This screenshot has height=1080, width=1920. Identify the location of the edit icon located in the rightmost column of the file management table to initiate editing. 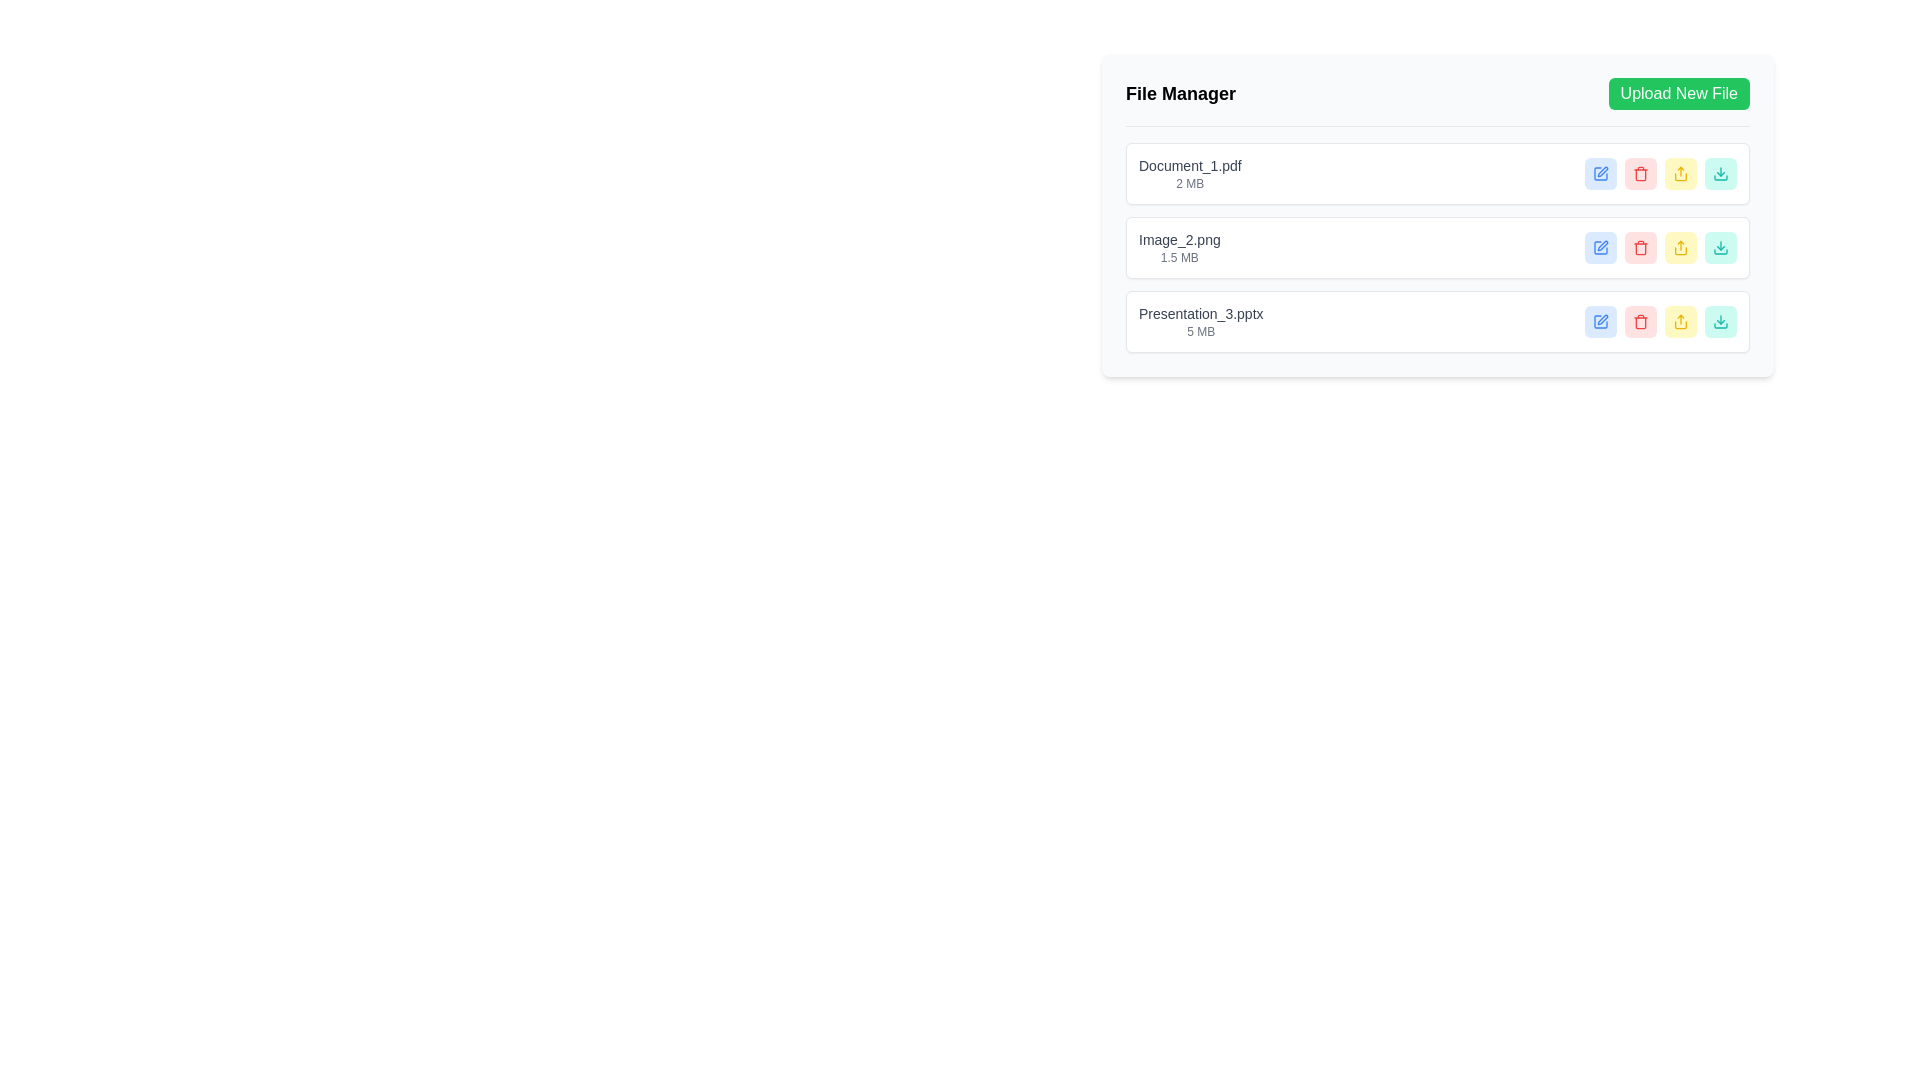
(1601, 320).